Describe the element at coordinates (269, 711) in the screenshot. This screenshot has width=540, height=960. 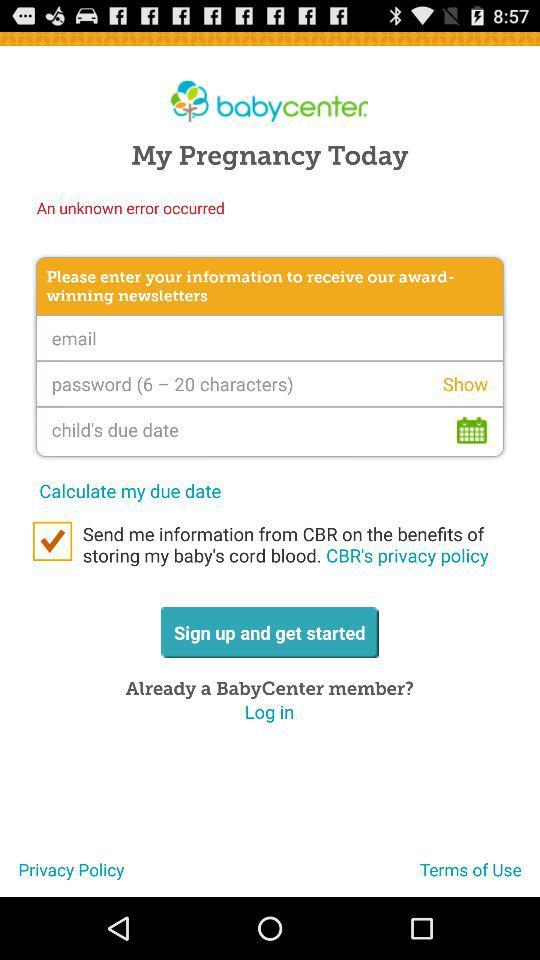
I see `the icon below the already a babycenter` at that location.